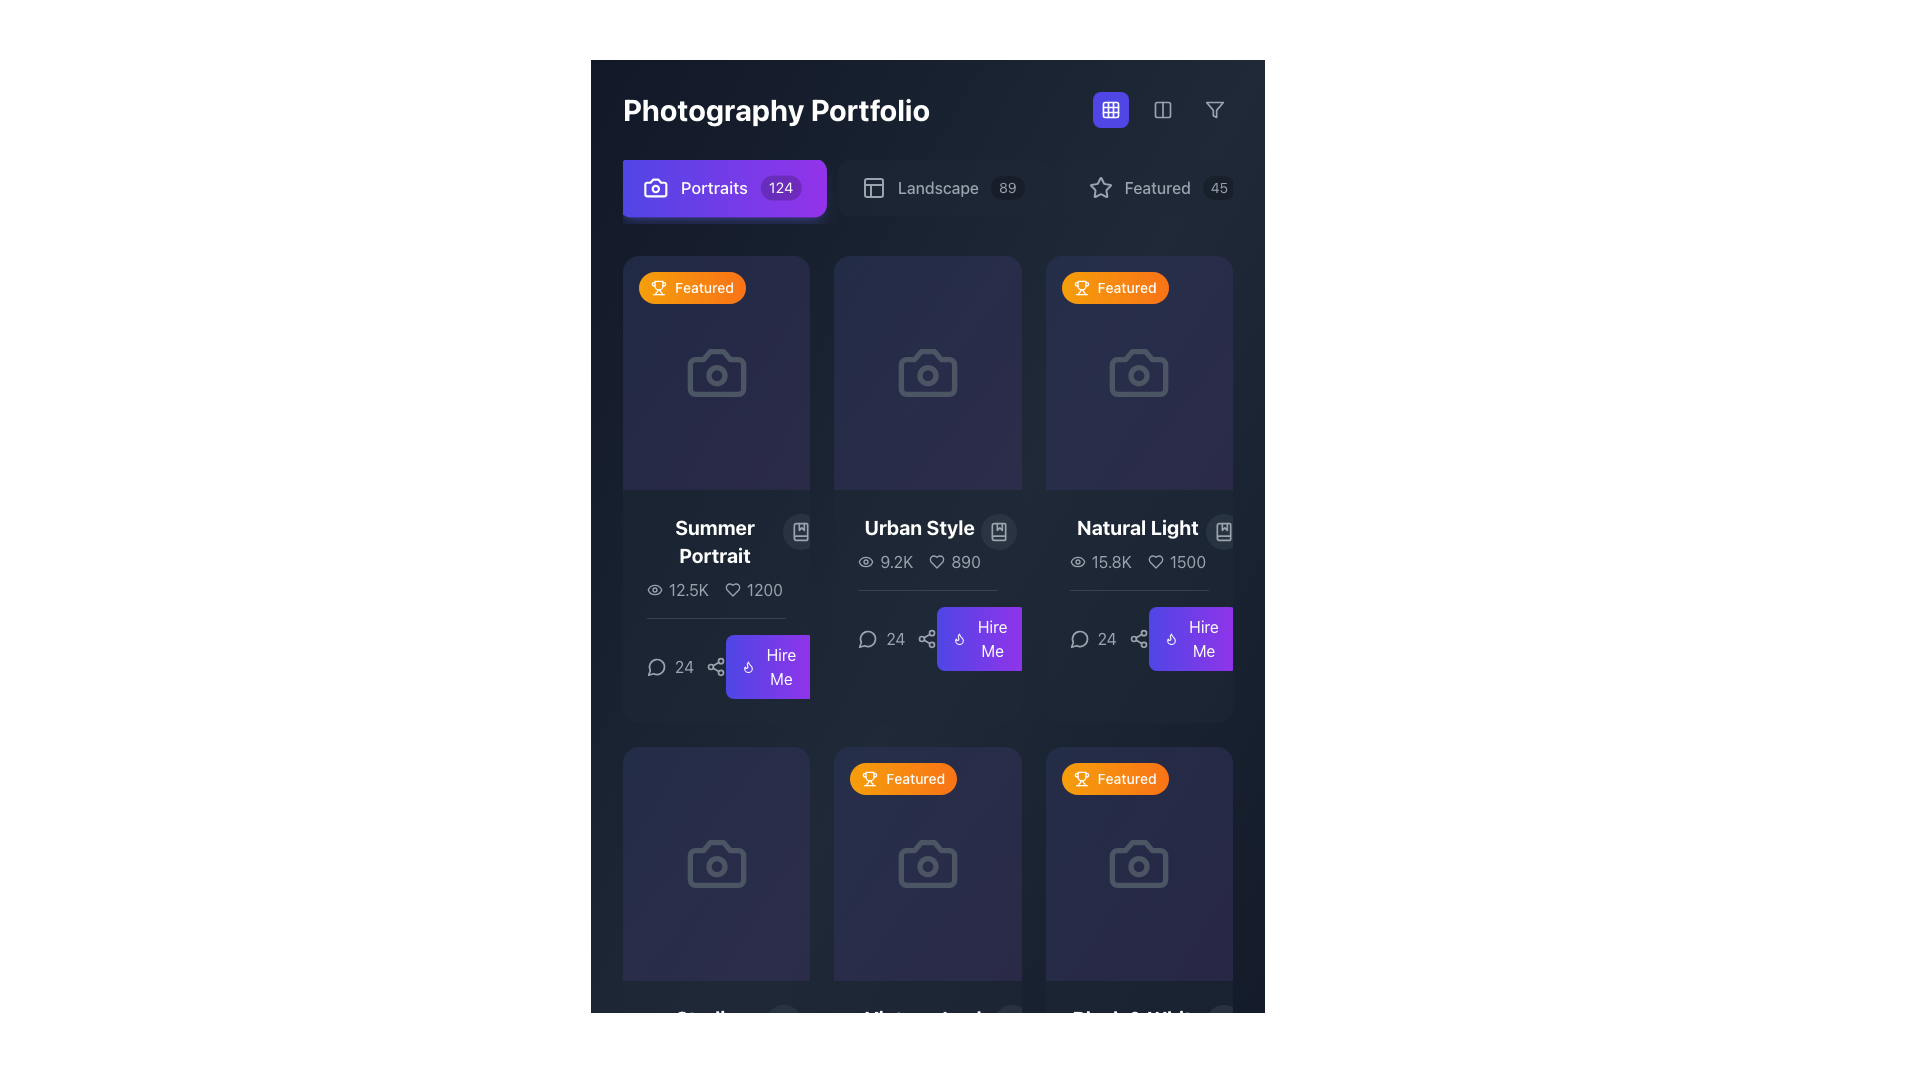 The width and height of the screenshot is (1920, 1080). Describe the element at coordinates (688, 589) in the screenshot. I see `the text displaying '12.5K', which is positioned to the right of the eye icon, located below the thumbnail for 'Summer Portrait'` at that location.